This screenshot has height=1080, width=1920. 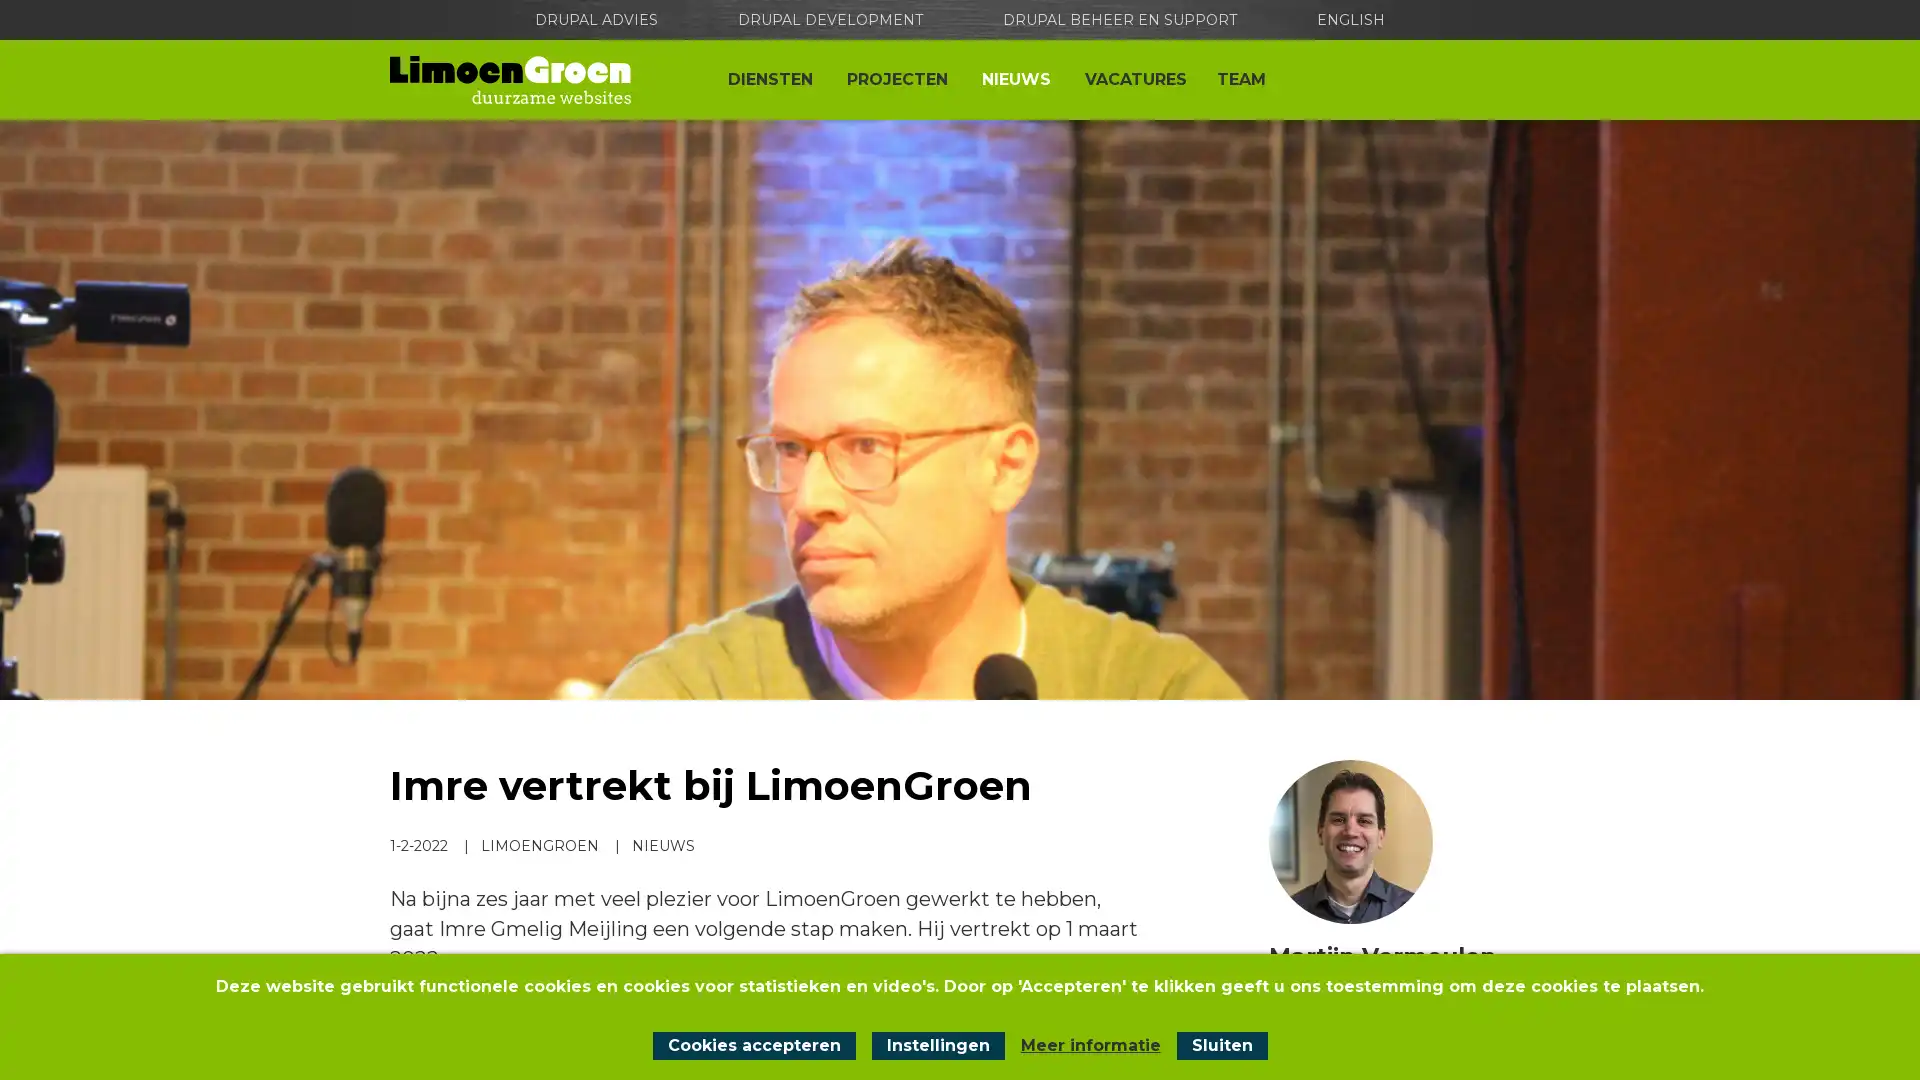 What do you see at coordinates (752, 1044) in the screenshot?
I see `Cookies accepteren` at bounding box center [752, 1044].